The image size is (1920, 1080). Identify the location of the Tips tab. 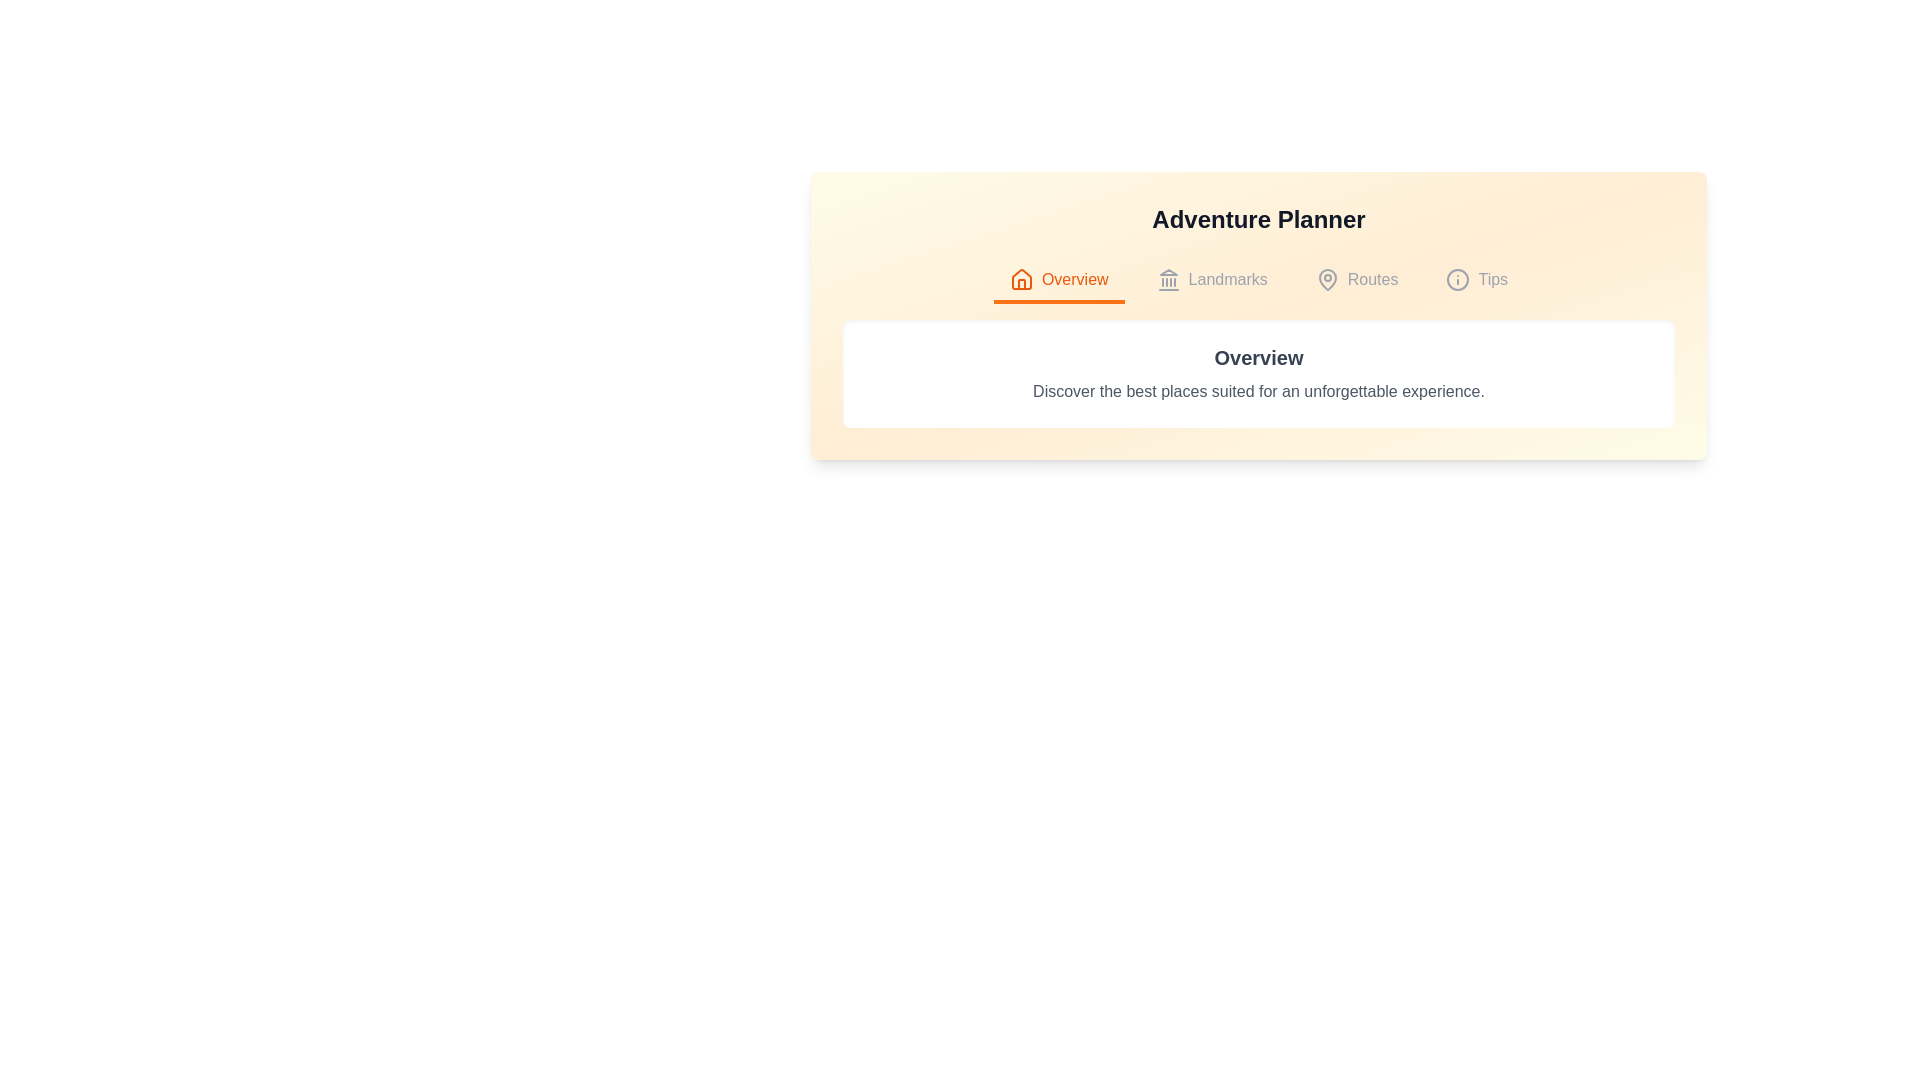
(1477, 281).